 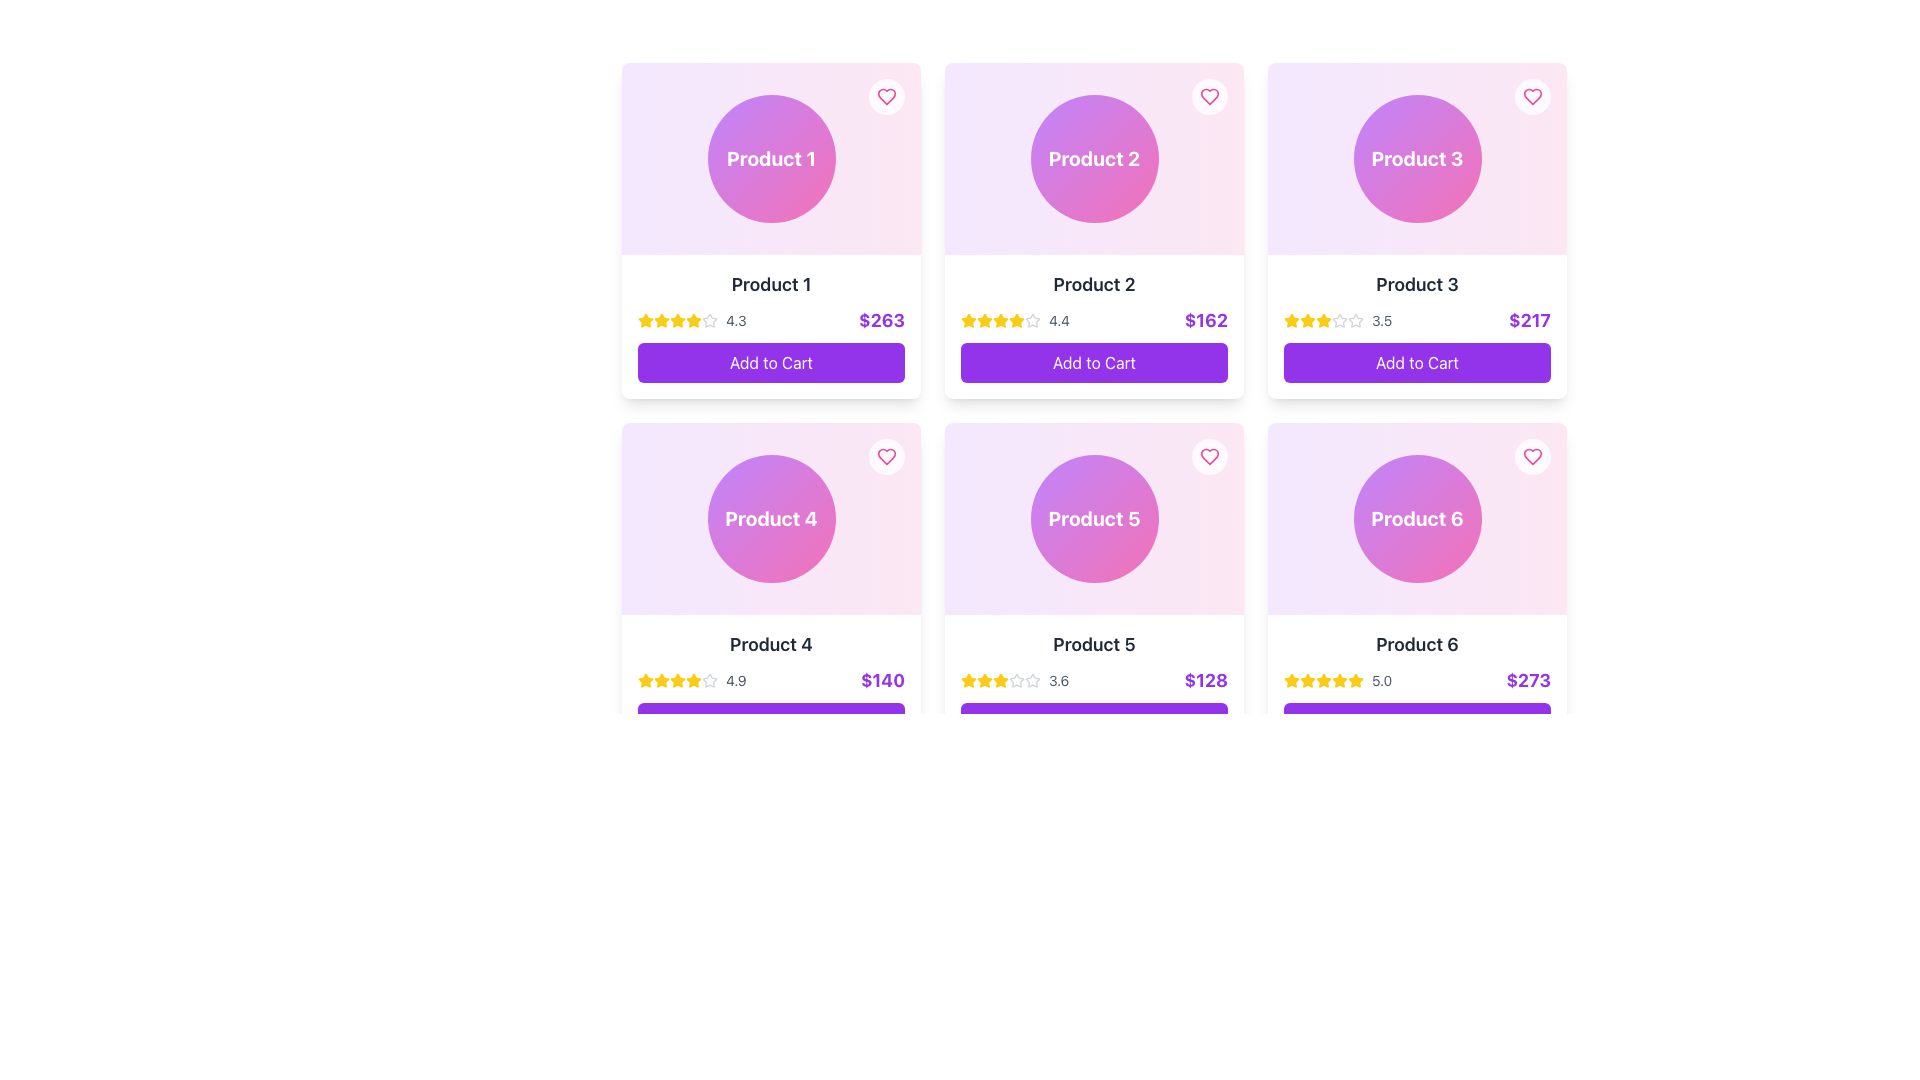 I want to click on the yellow star icon in the rating display of 'Product 3', which is the first star in a row of stars located in the top-right card, so click(x=1291, y=319).